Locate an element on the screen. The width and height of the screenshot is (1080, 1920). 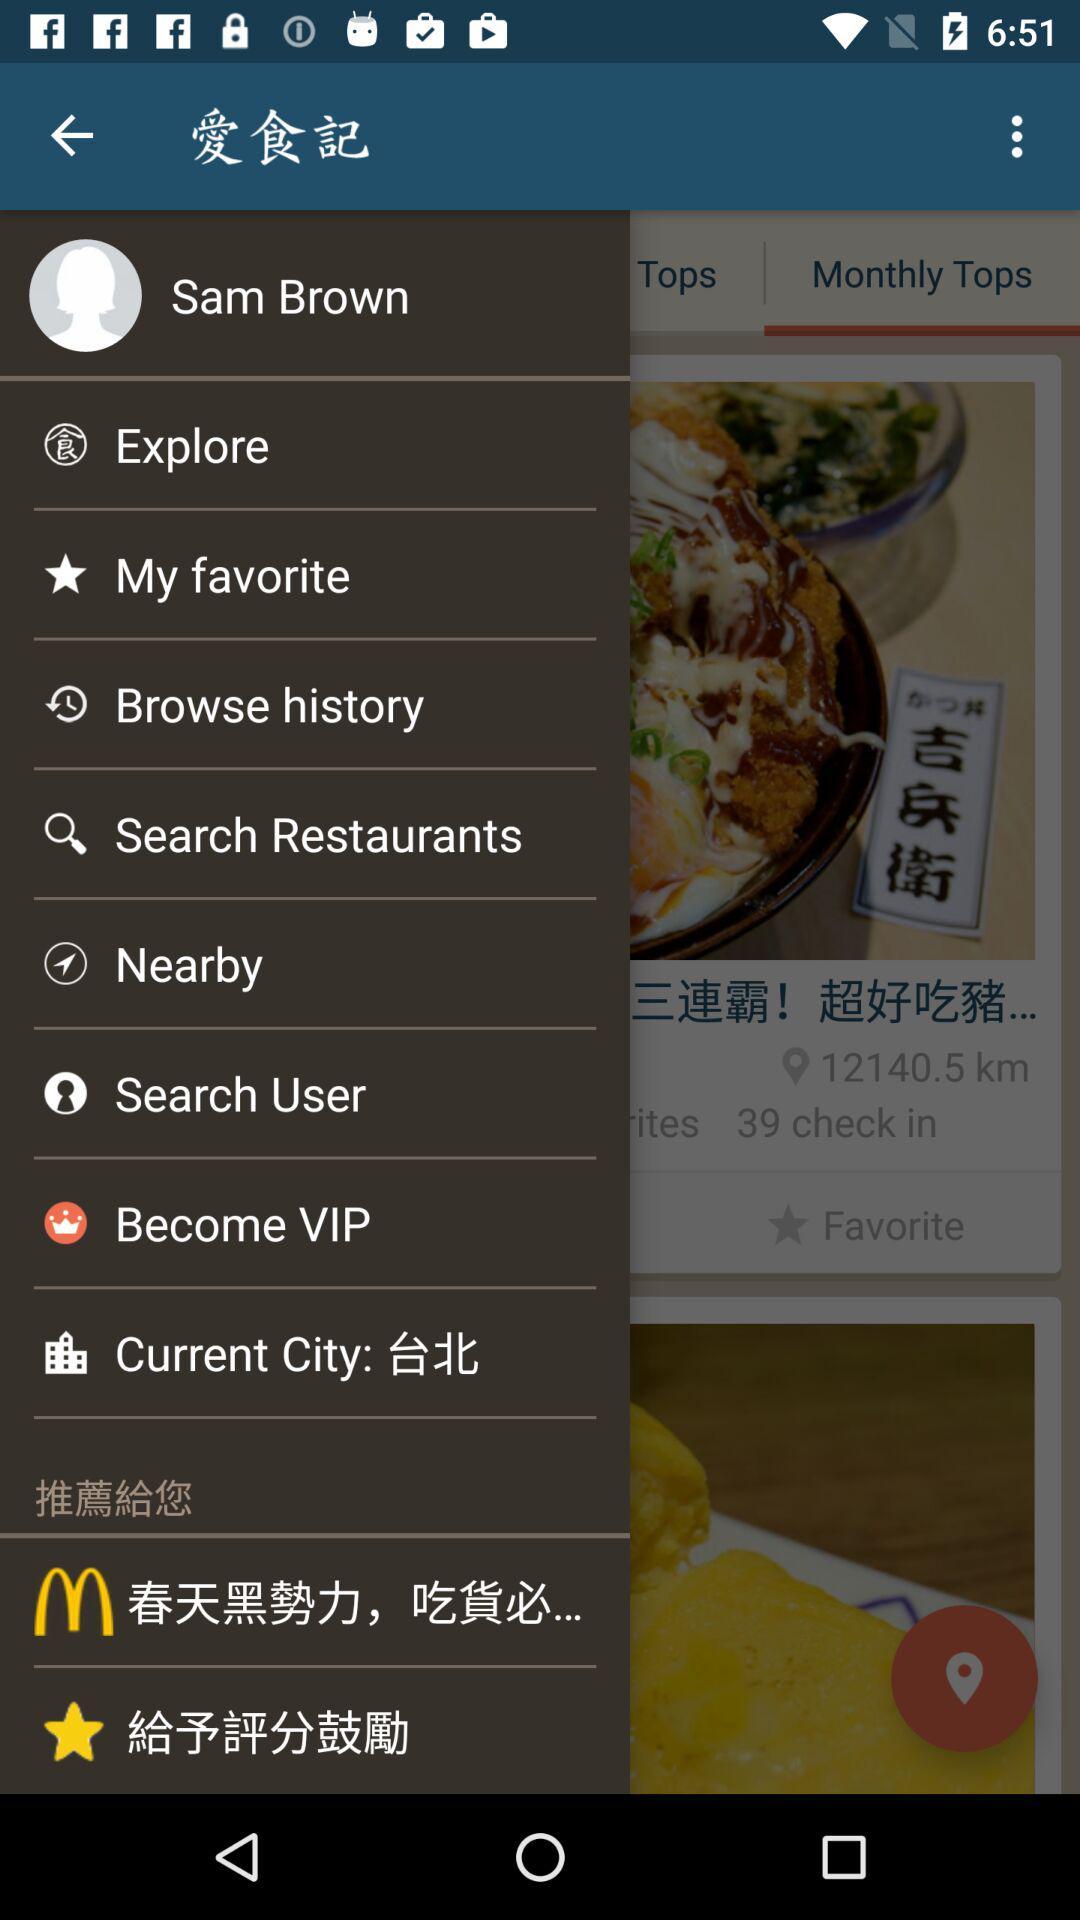
the location icon is located at coordinates (963, 1678).